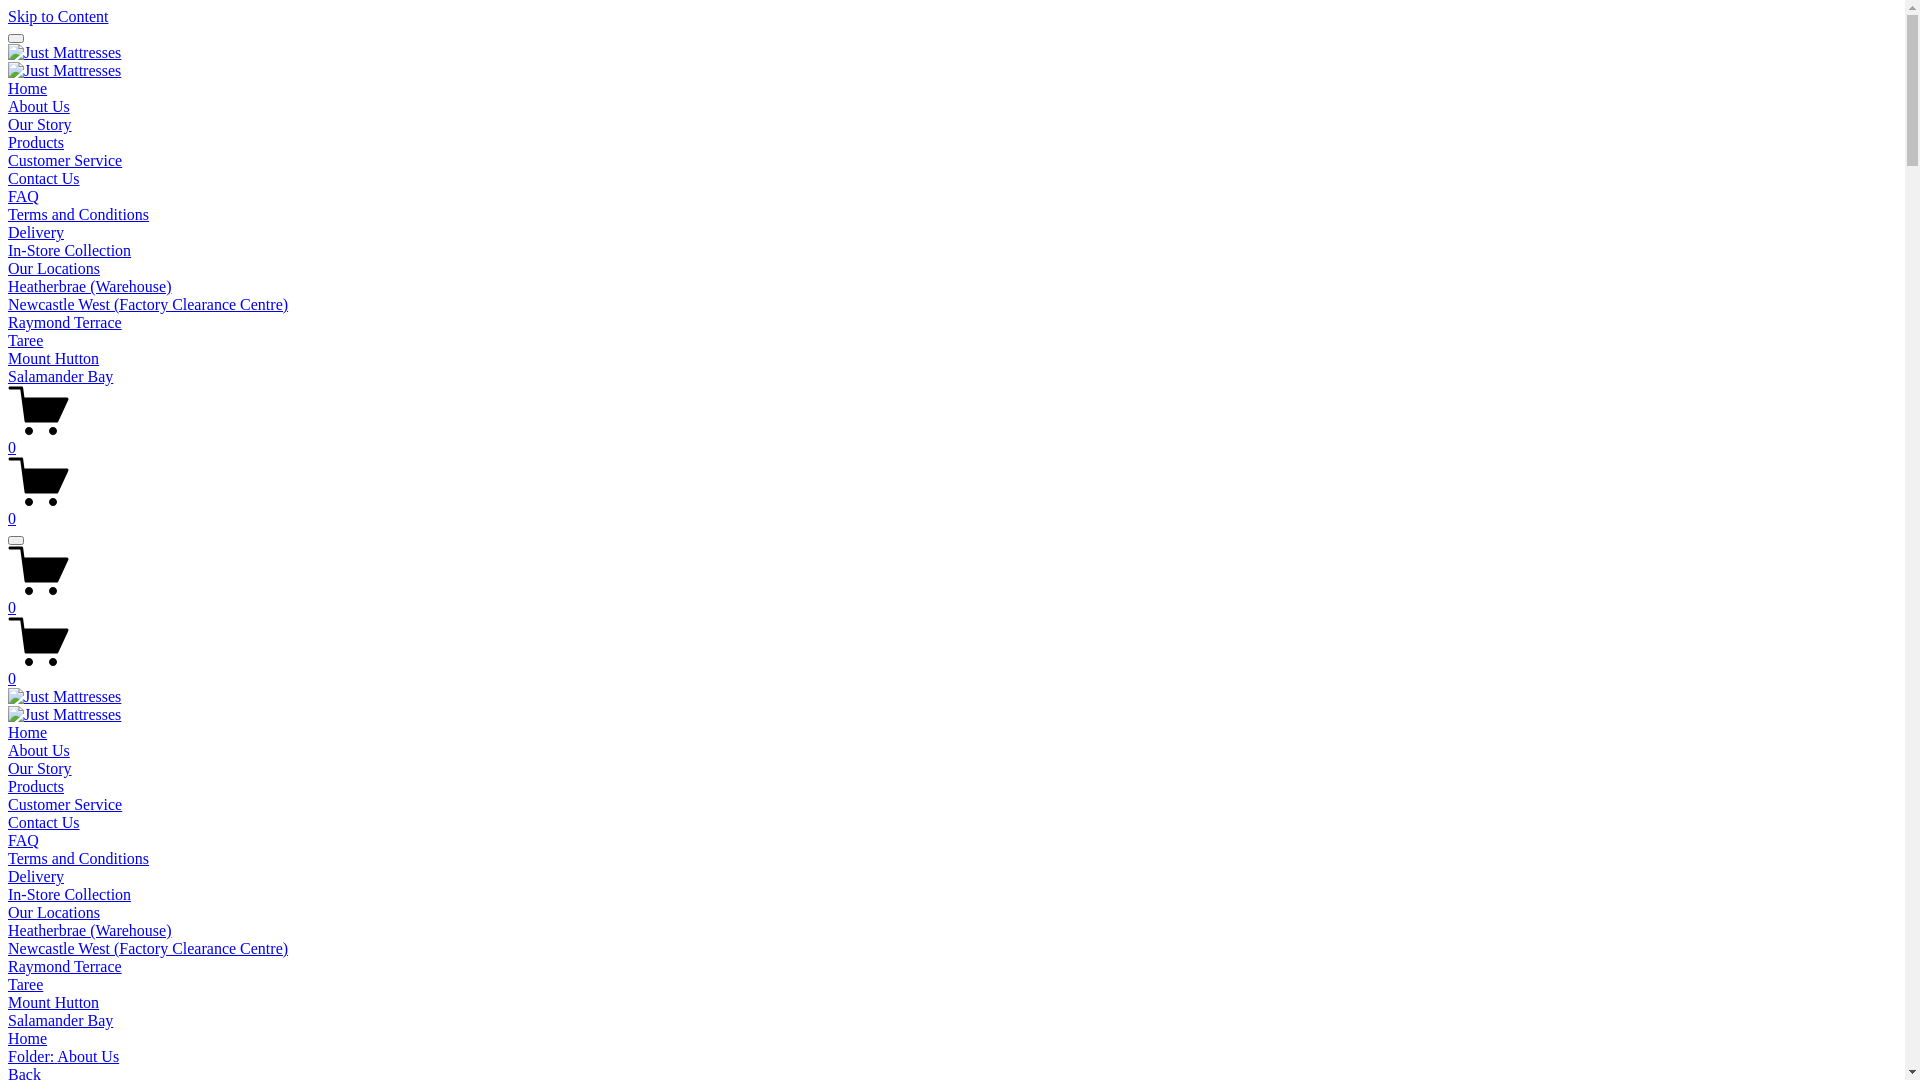  Describe the element at coordinates (35, 231) in the screenshot. I see `'Delivery'` at that location.